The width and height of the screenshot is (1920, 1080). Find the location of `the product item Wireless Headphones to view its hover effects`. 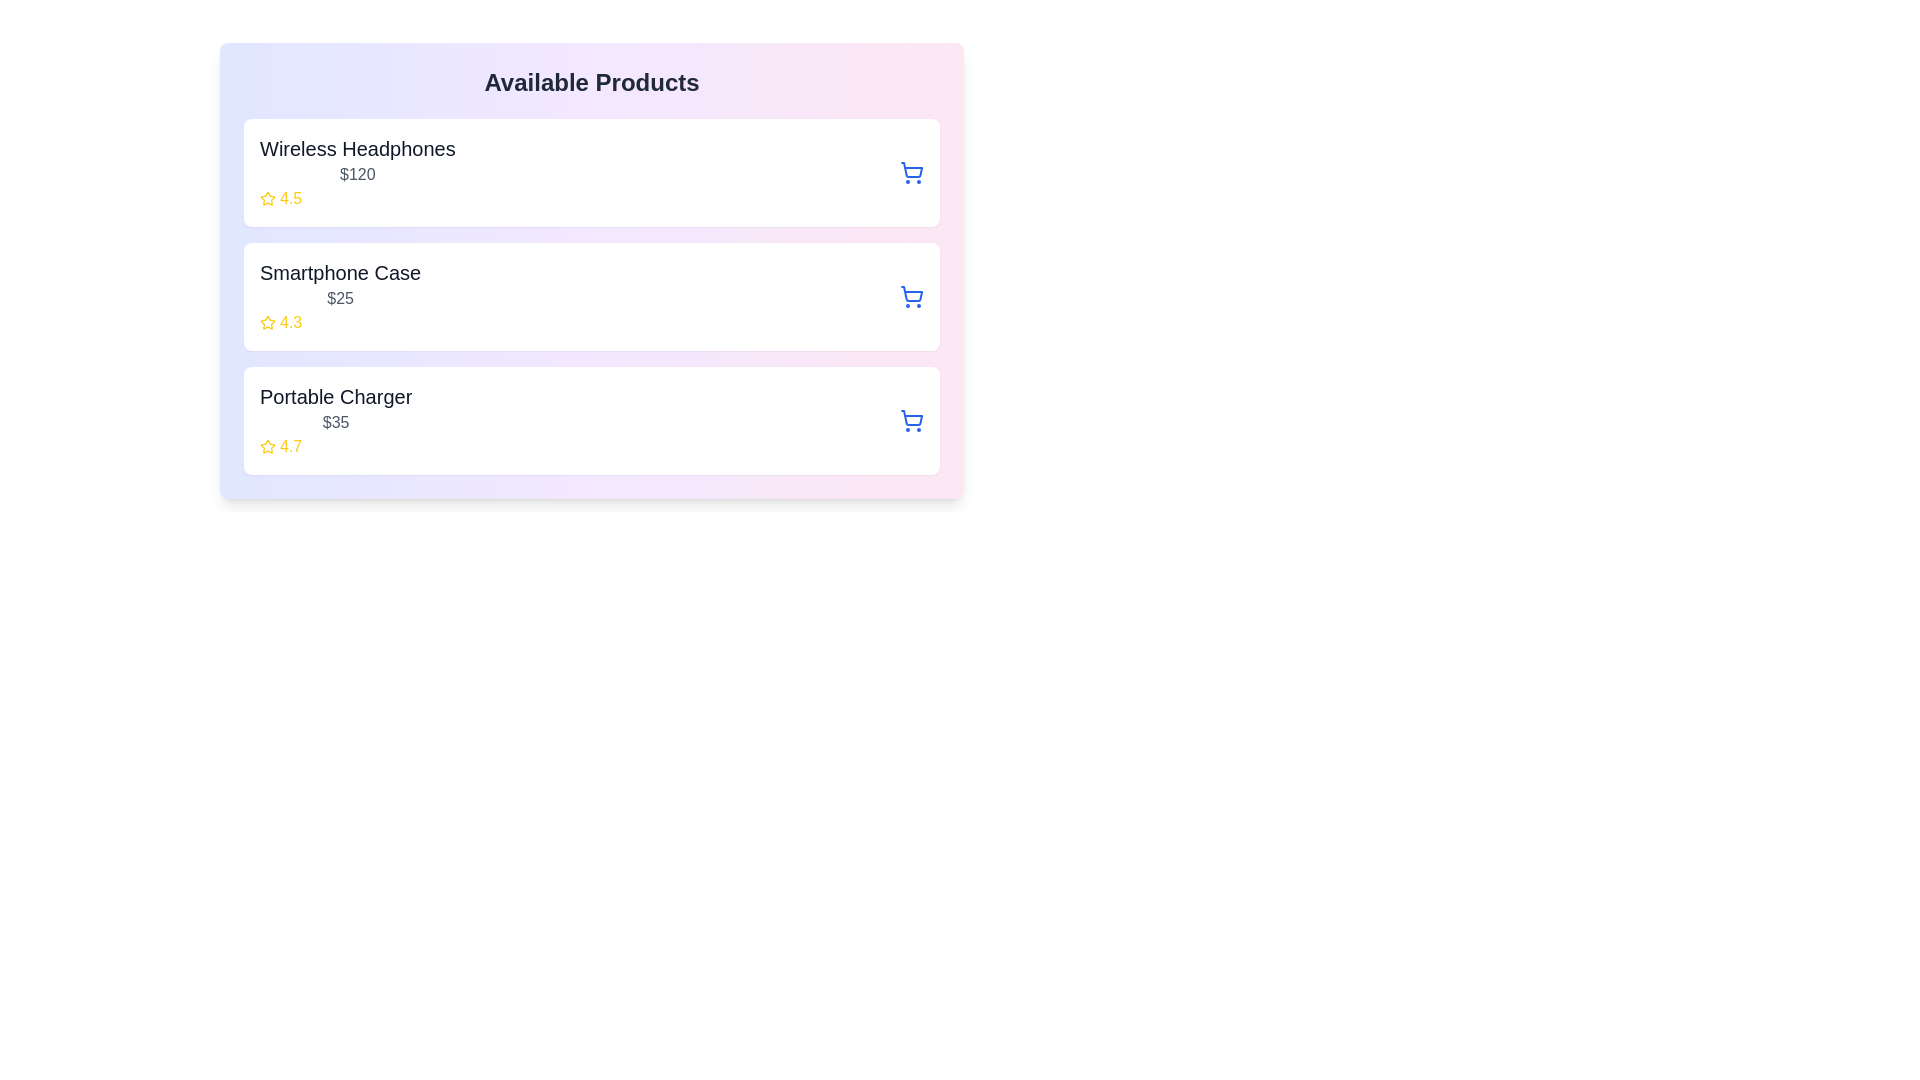

the product item Wireless Headphones to view its hover effects is located at coordinates (590, 172).